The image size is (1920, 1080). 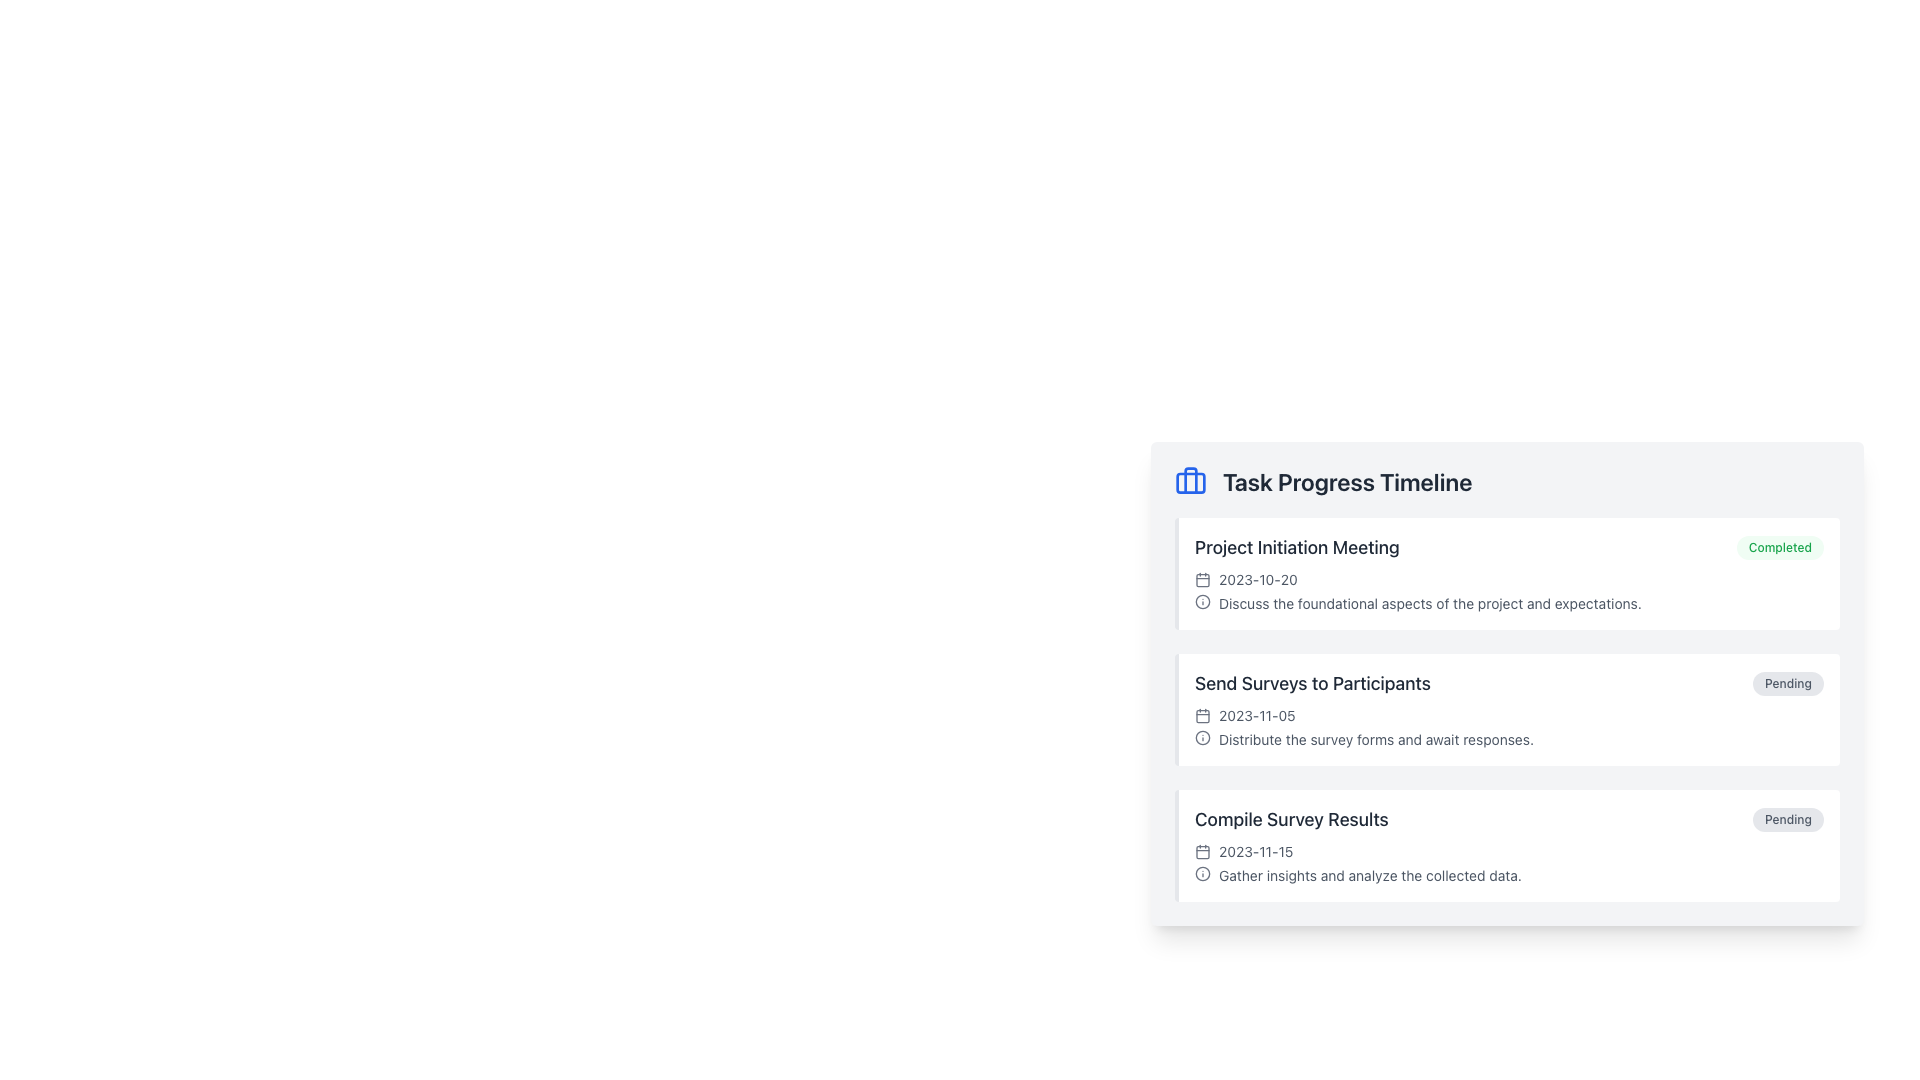 What do you see at coordinates (1190, 479) in the screenshot?
I see `the blue vertical rectangle on the left side of the briefcase icon located next to the 'Task Progress Timeline' header` at bounding box center [1190, 479].